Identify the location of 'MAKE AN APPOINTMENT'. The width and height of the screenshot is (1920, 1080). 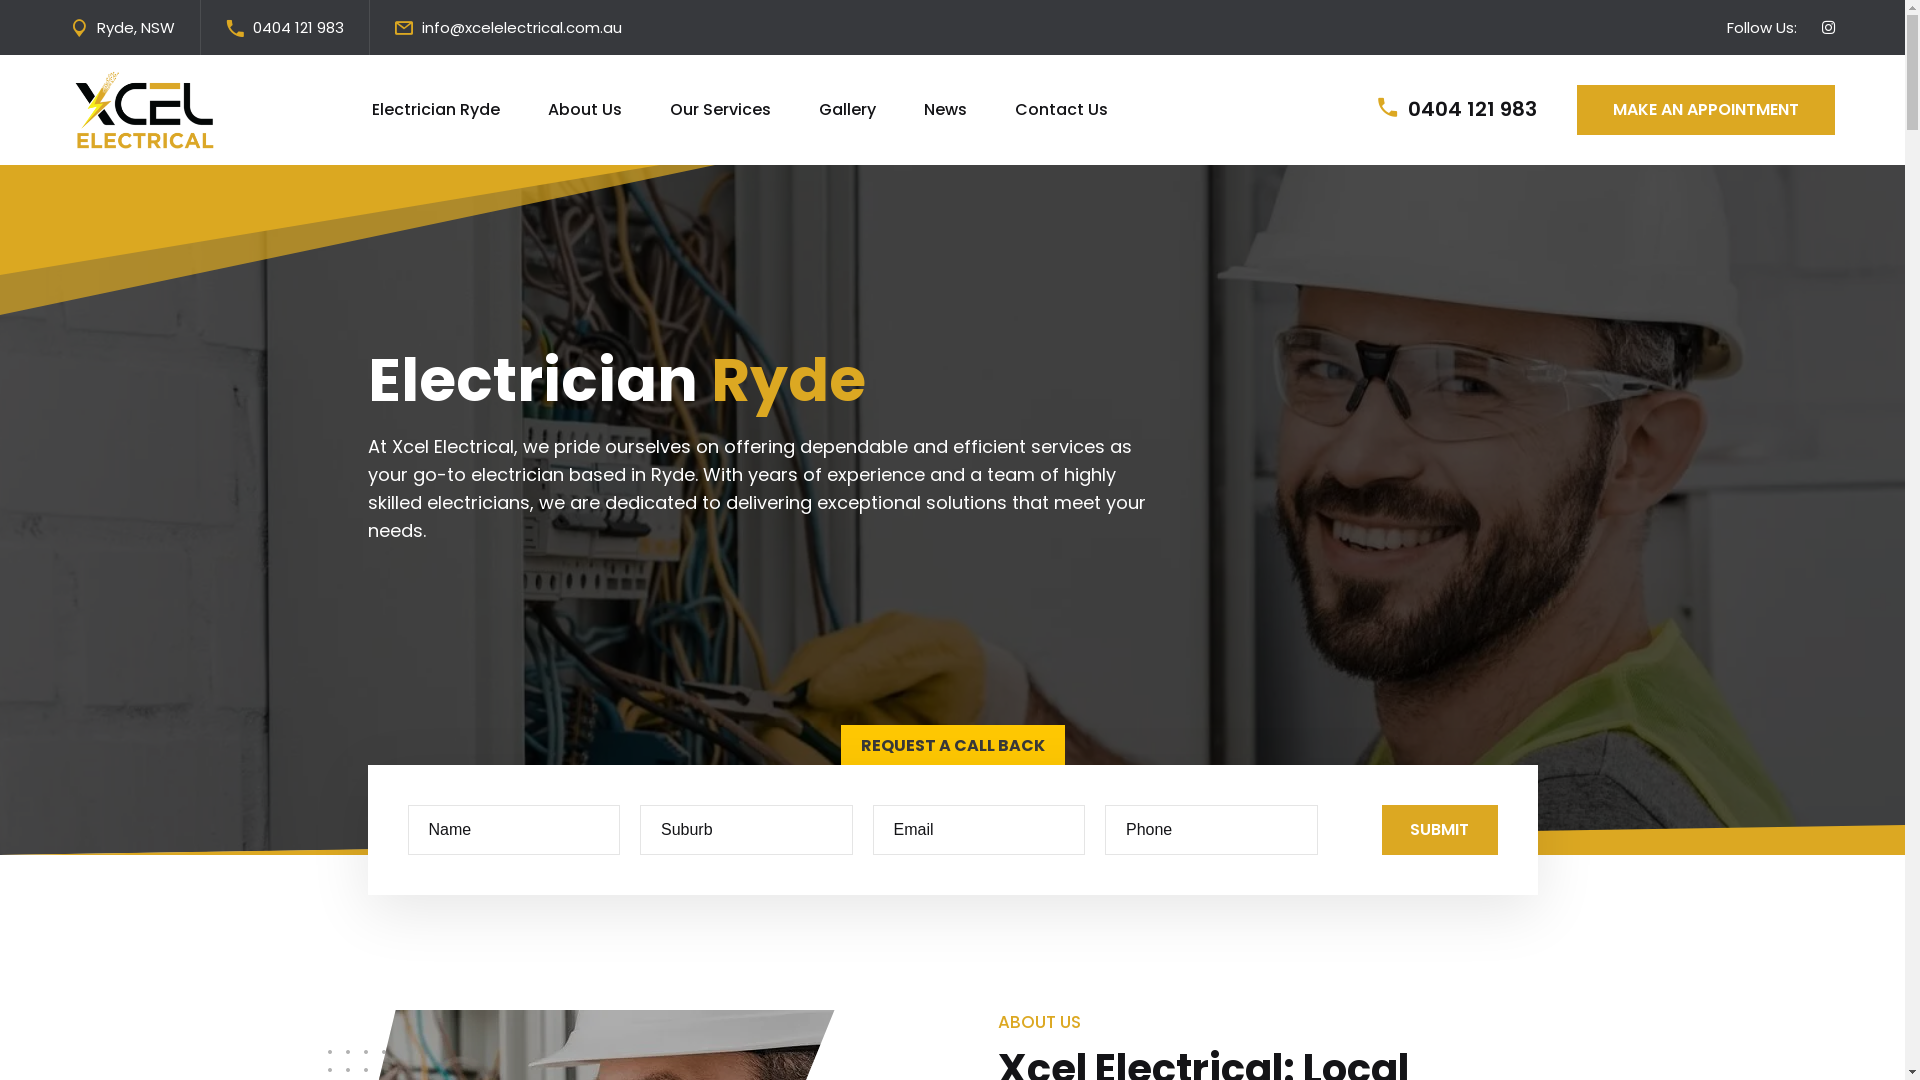
(1576, 110).